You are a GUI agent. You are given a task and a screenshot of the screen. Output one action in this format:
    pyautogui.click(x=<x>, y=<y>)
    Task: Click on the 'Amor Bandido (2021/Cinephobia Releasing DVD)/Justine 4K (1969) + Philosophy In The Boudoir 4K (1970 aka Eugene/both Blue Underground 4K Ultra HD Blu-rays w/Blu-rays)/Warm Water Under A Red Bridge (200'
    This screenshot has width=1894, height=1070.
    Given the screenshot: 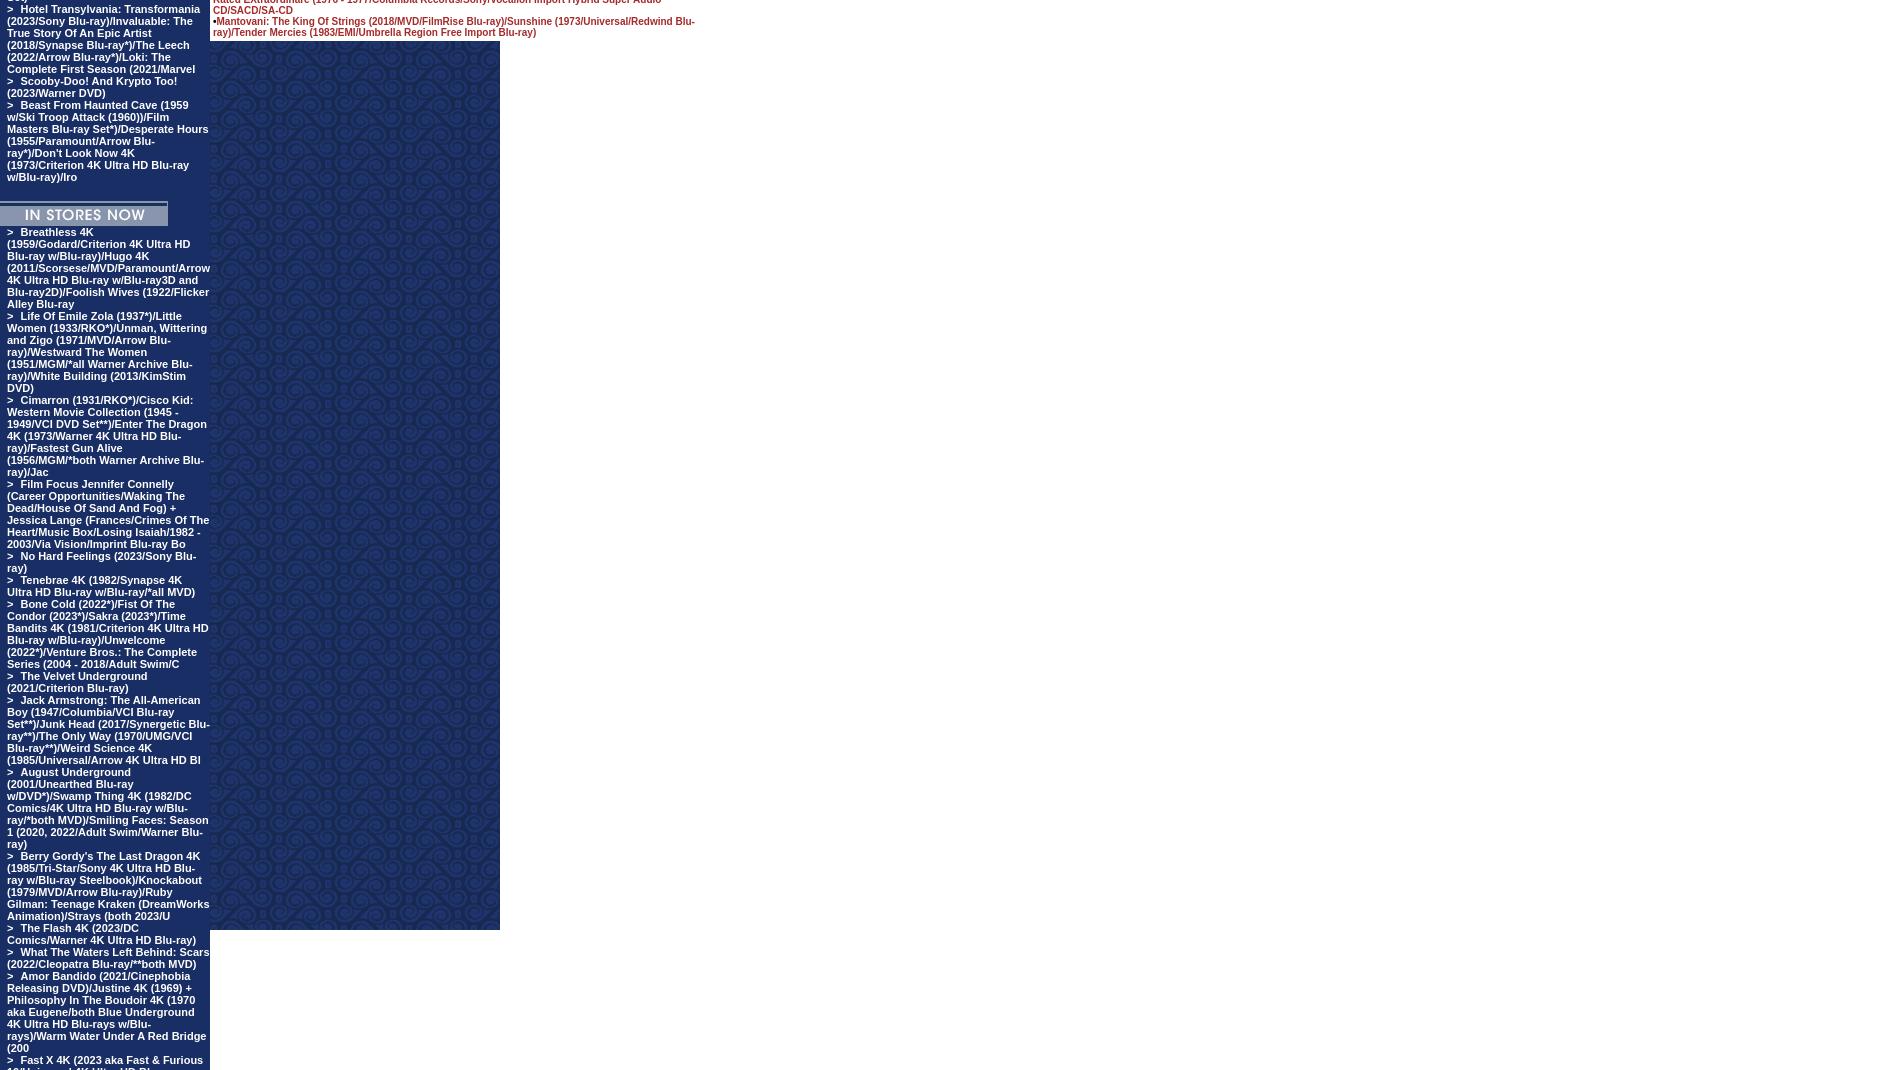 What is the action you would take?
    pyautogui.click(x=105, y=1012)
    